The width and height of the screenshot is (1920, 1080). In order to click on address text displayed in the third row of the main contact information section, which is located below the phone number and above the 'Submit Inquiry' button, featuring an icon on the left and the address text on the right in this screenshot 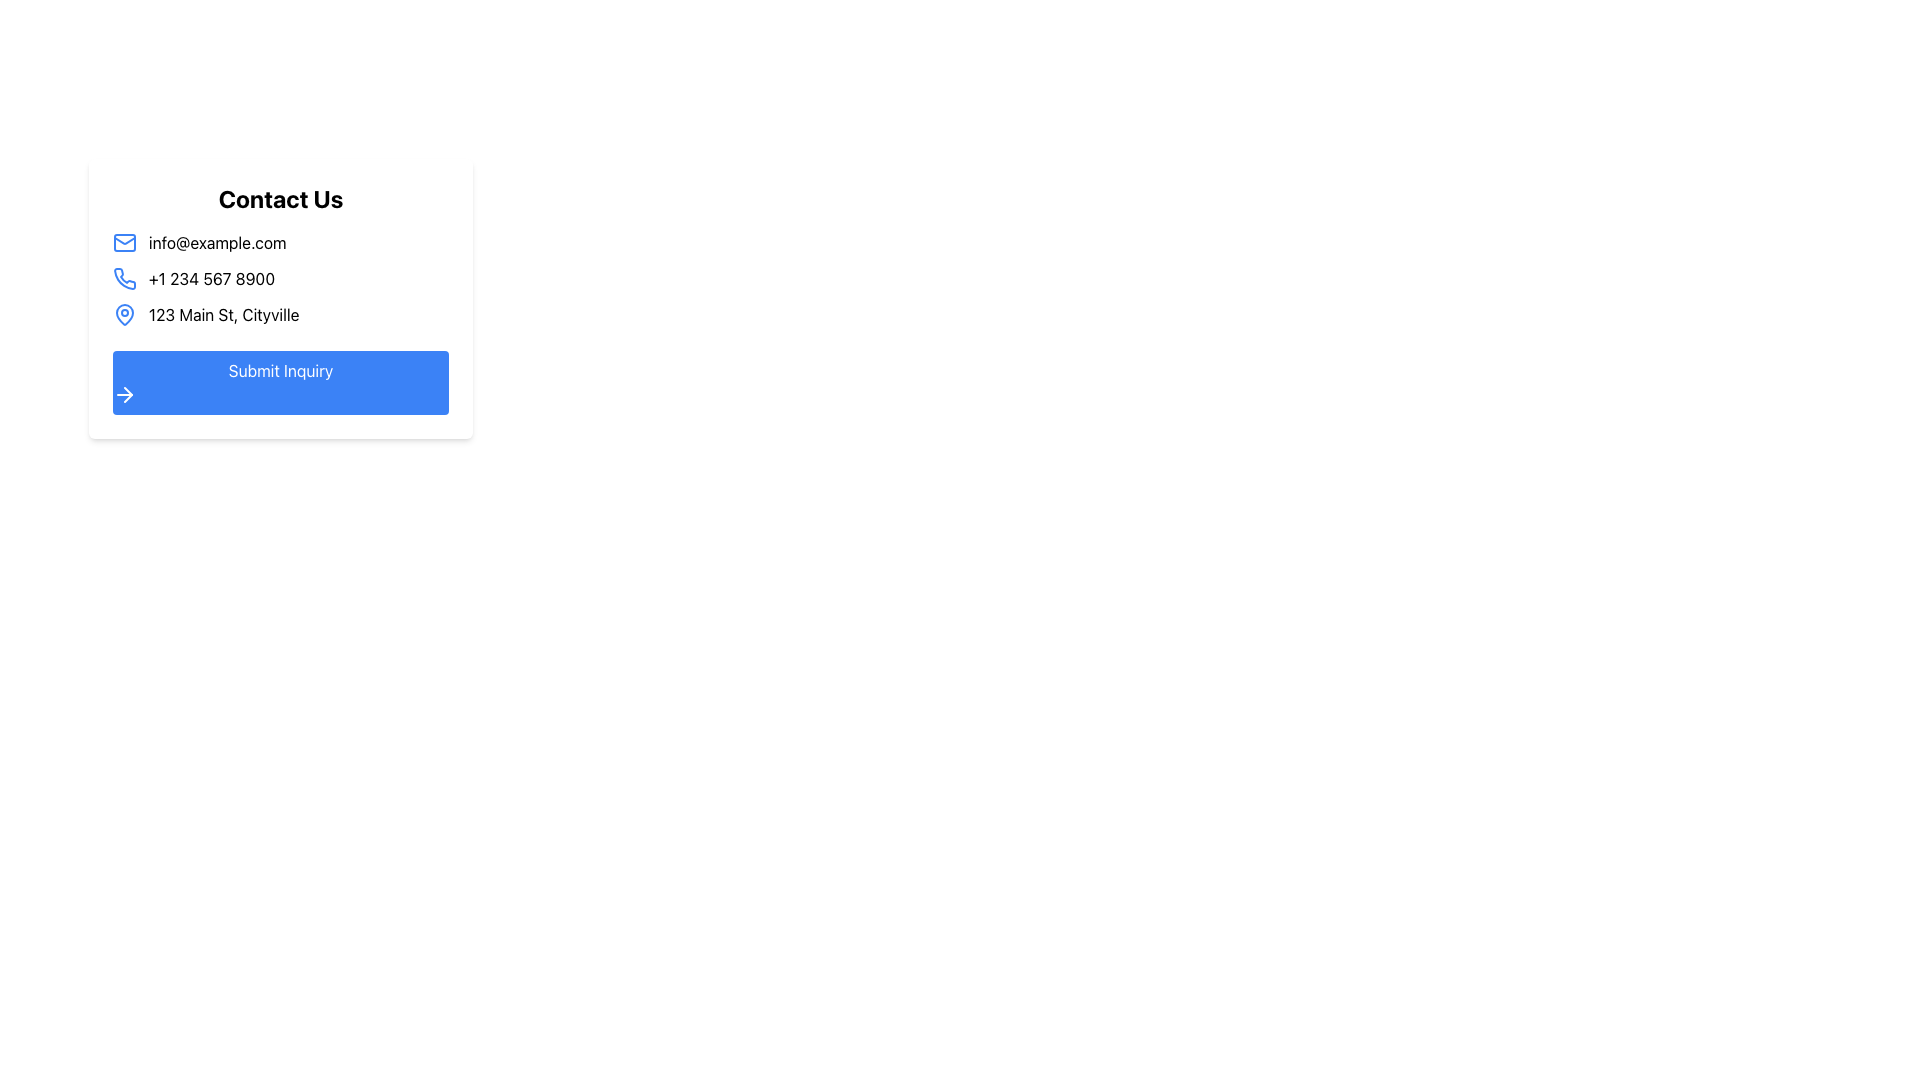, I will do `click(280, 315)`.